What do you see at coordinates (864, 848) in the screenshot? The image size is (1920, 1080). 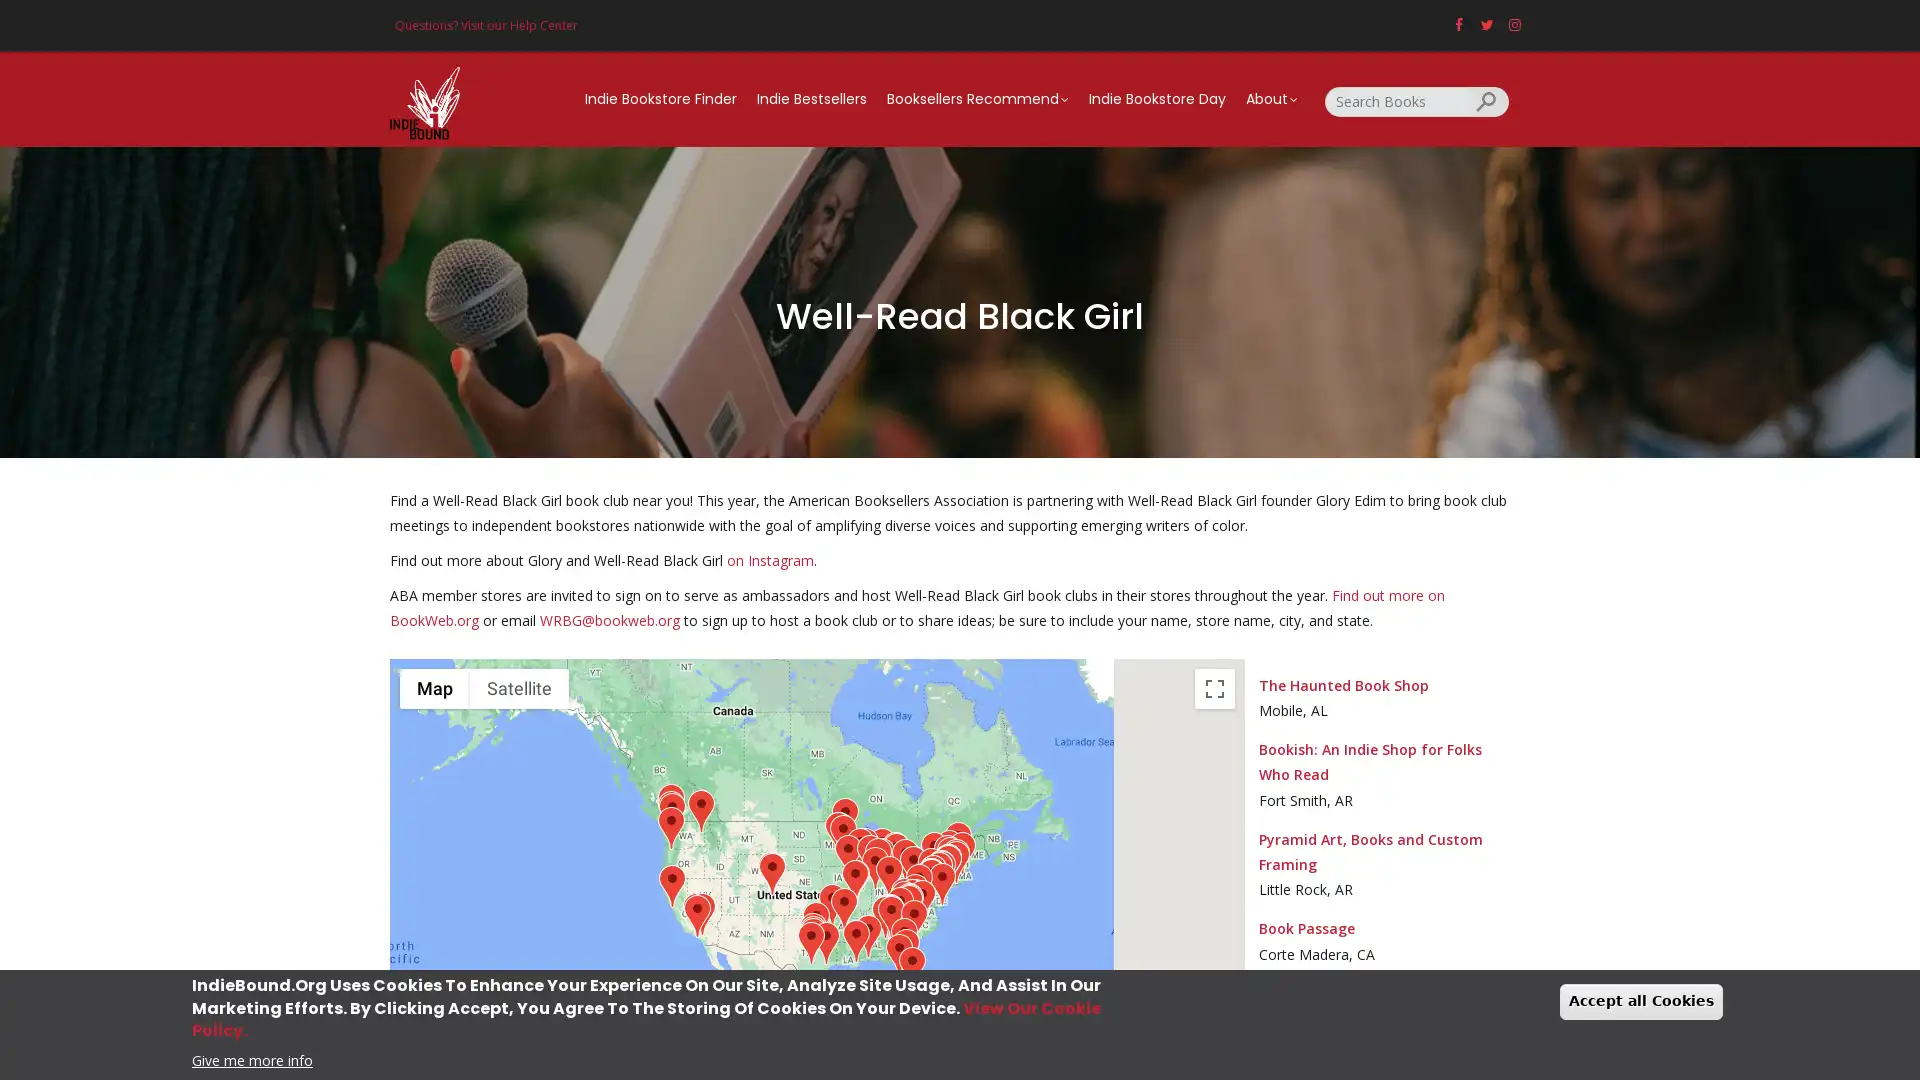 I see `River Dog Book Co.` at bounding box center [864, 848].